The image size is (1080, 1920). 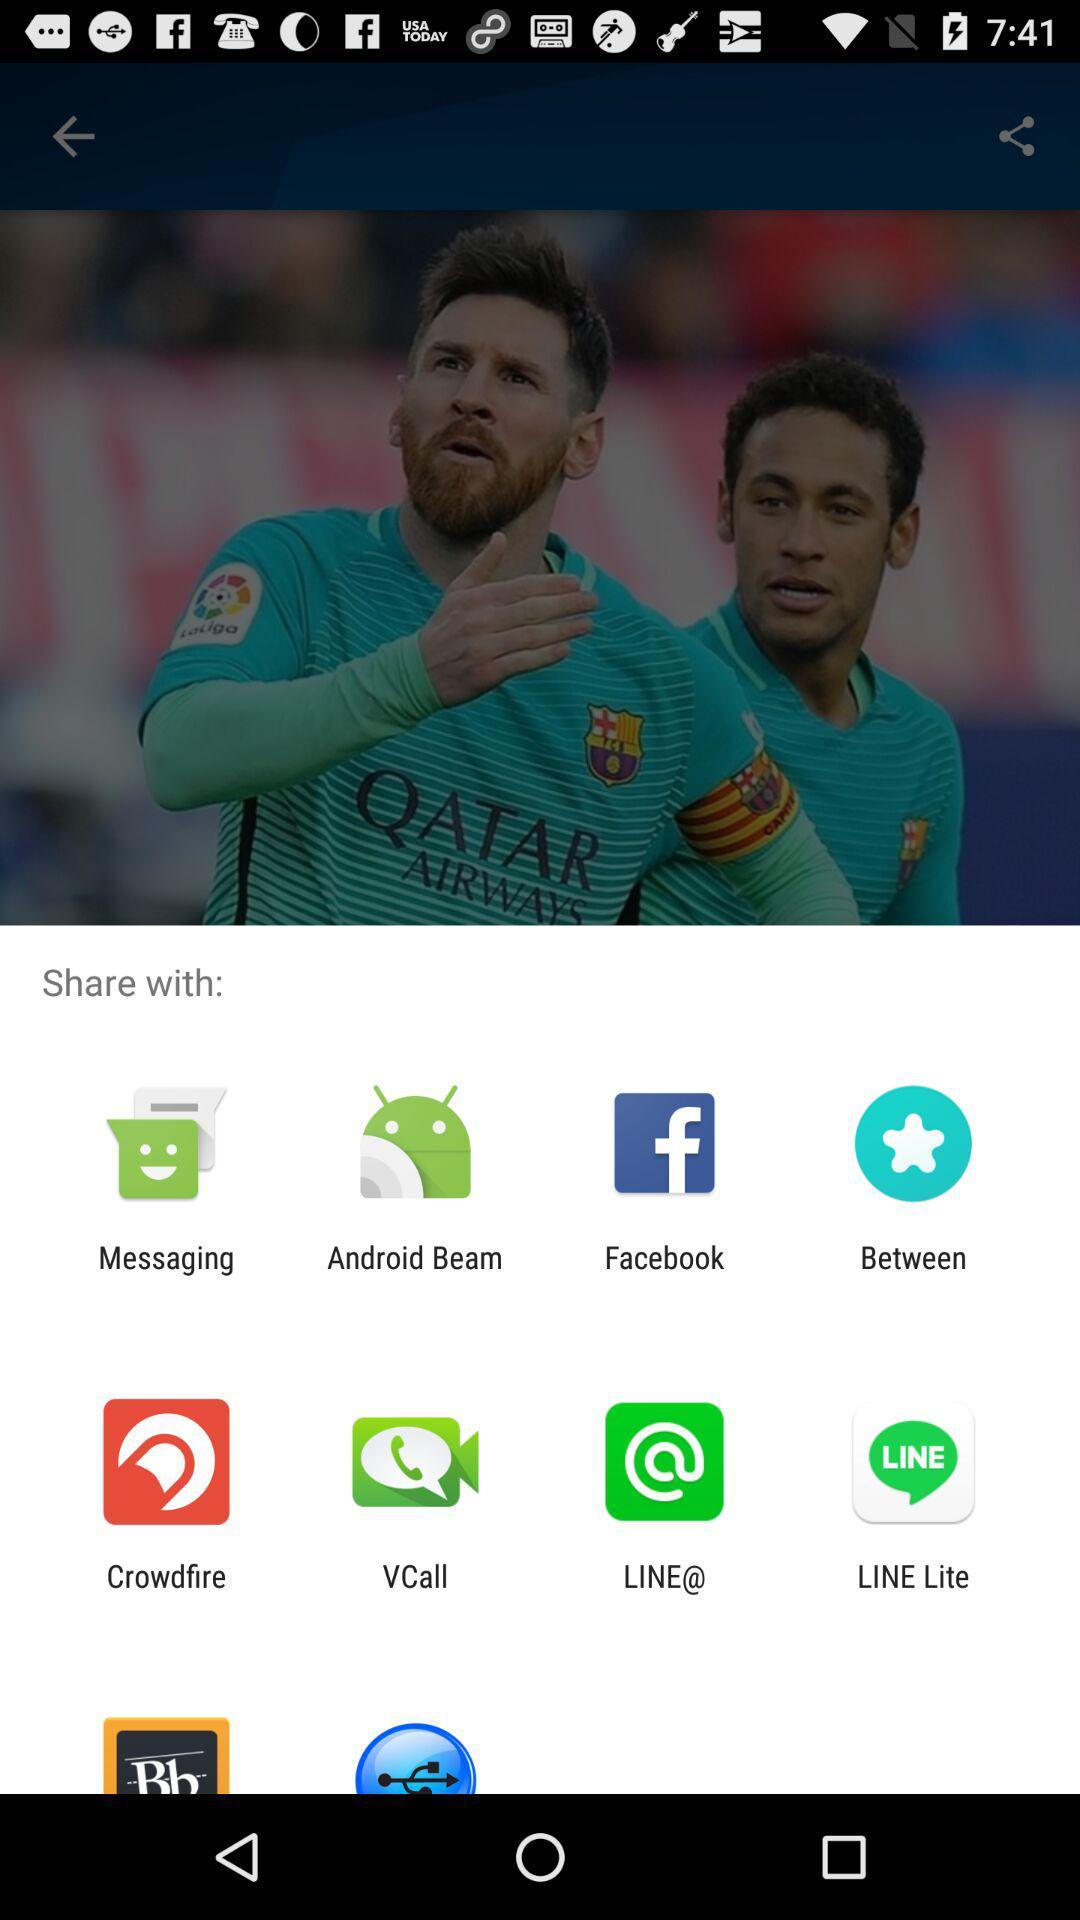 What do you see at coordinates (165, 1592) in the screenshot?
I see `the crowdfire app` at bounding box center [165, 1592].